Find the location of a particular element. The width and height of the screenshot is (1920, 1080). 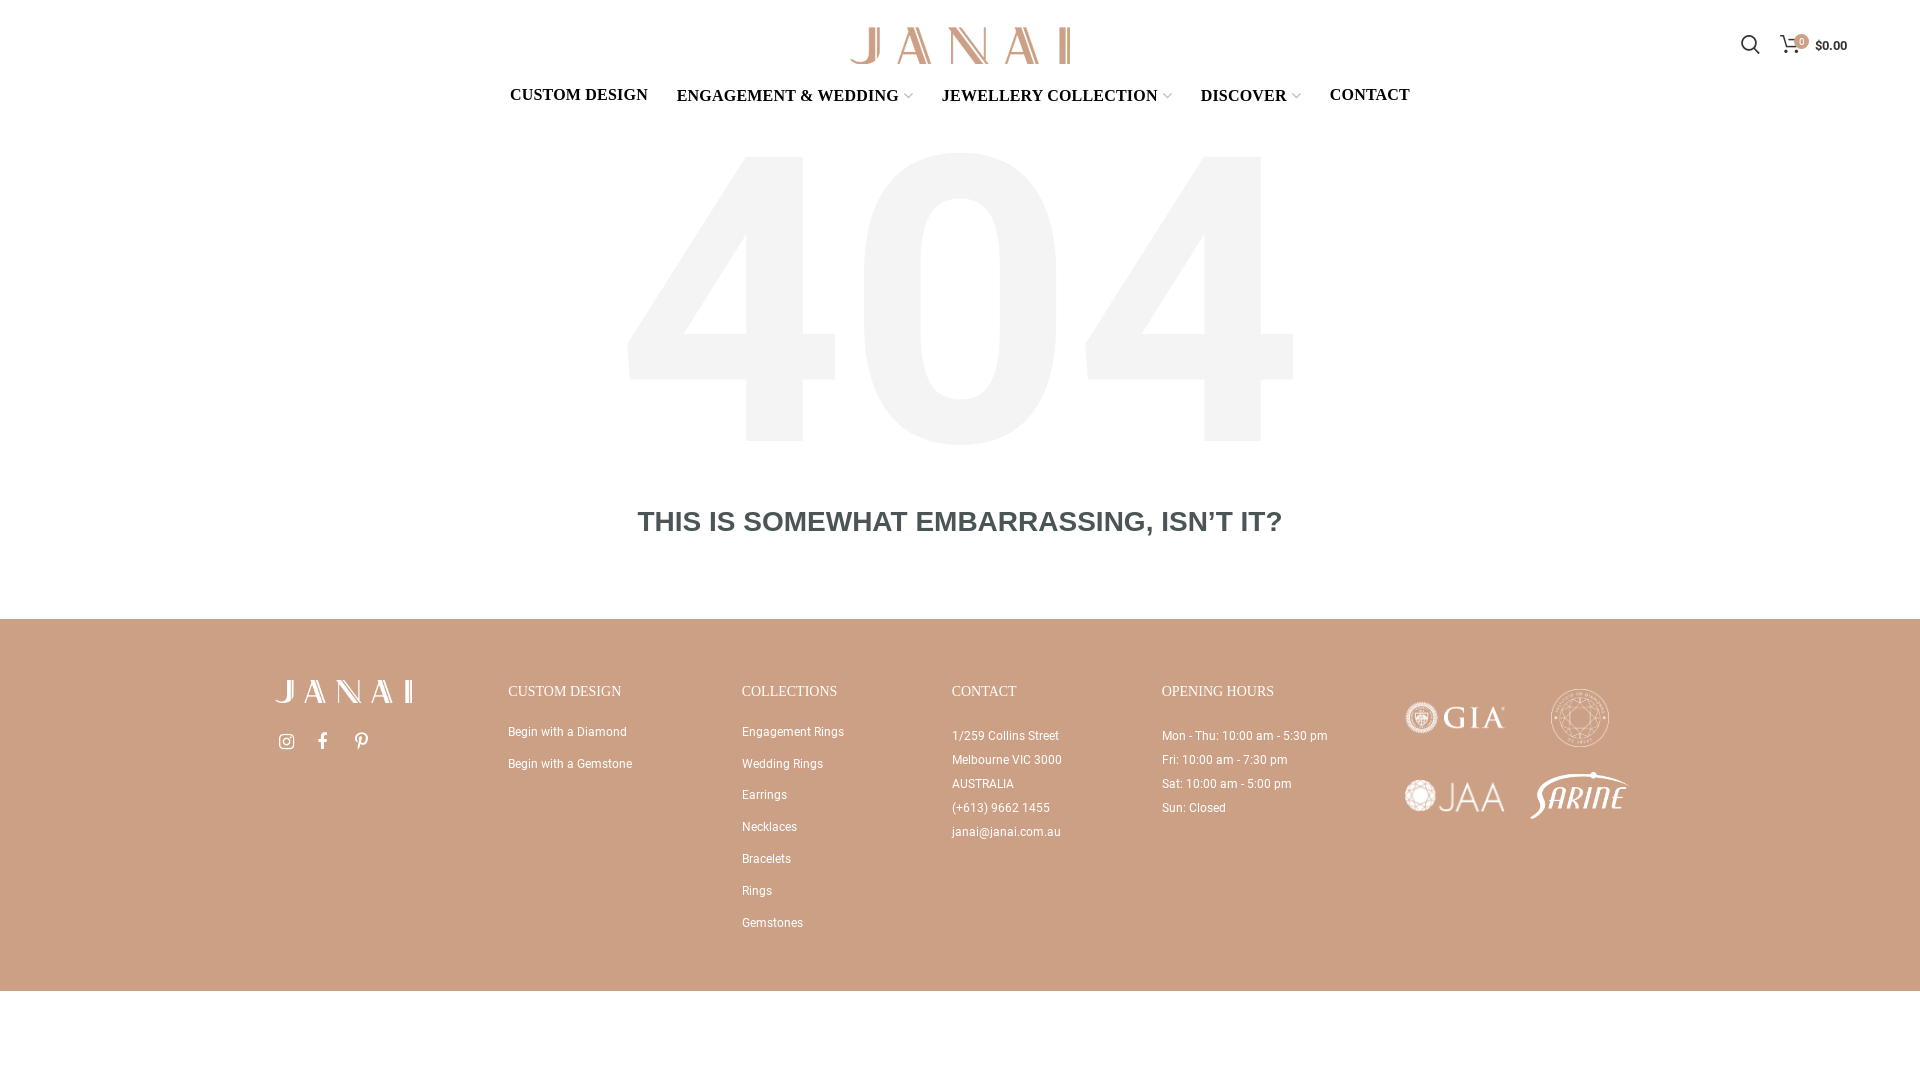

'DISCOVER' is located at coordinates (1190, 97).